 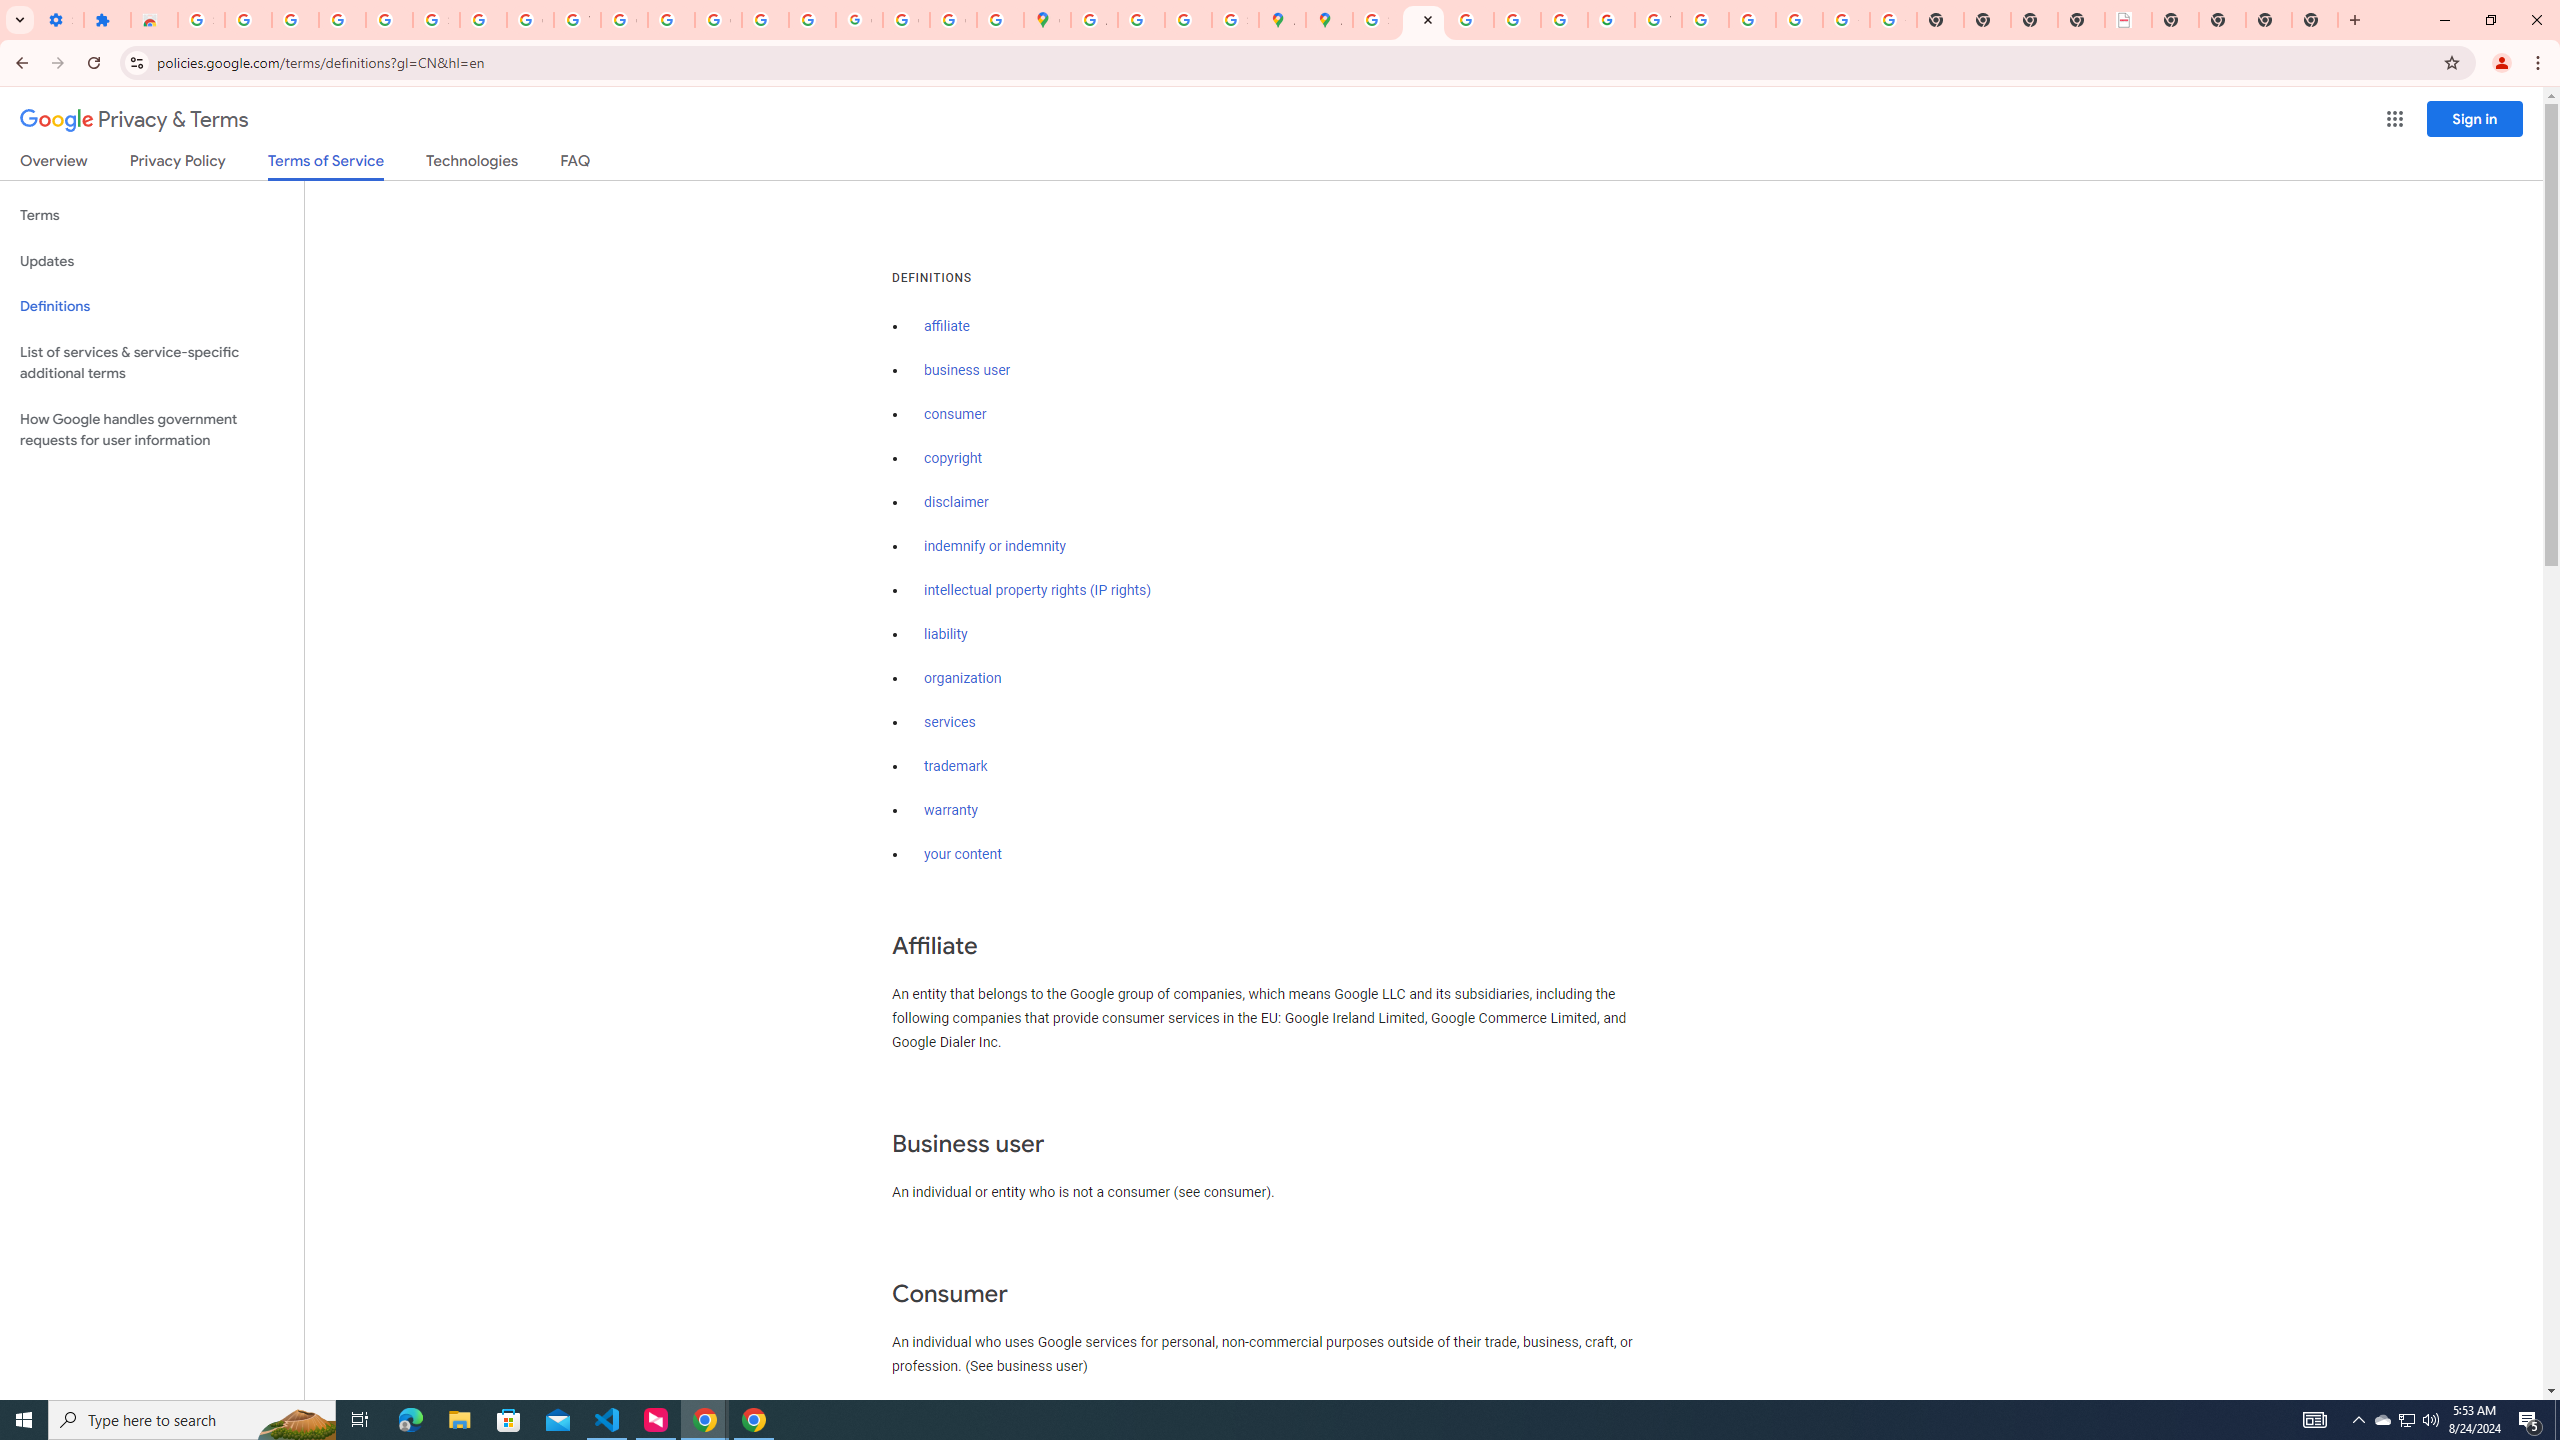 I want to click on 'intellectual property rights (IP rights)', so click(x=1038, y=590).